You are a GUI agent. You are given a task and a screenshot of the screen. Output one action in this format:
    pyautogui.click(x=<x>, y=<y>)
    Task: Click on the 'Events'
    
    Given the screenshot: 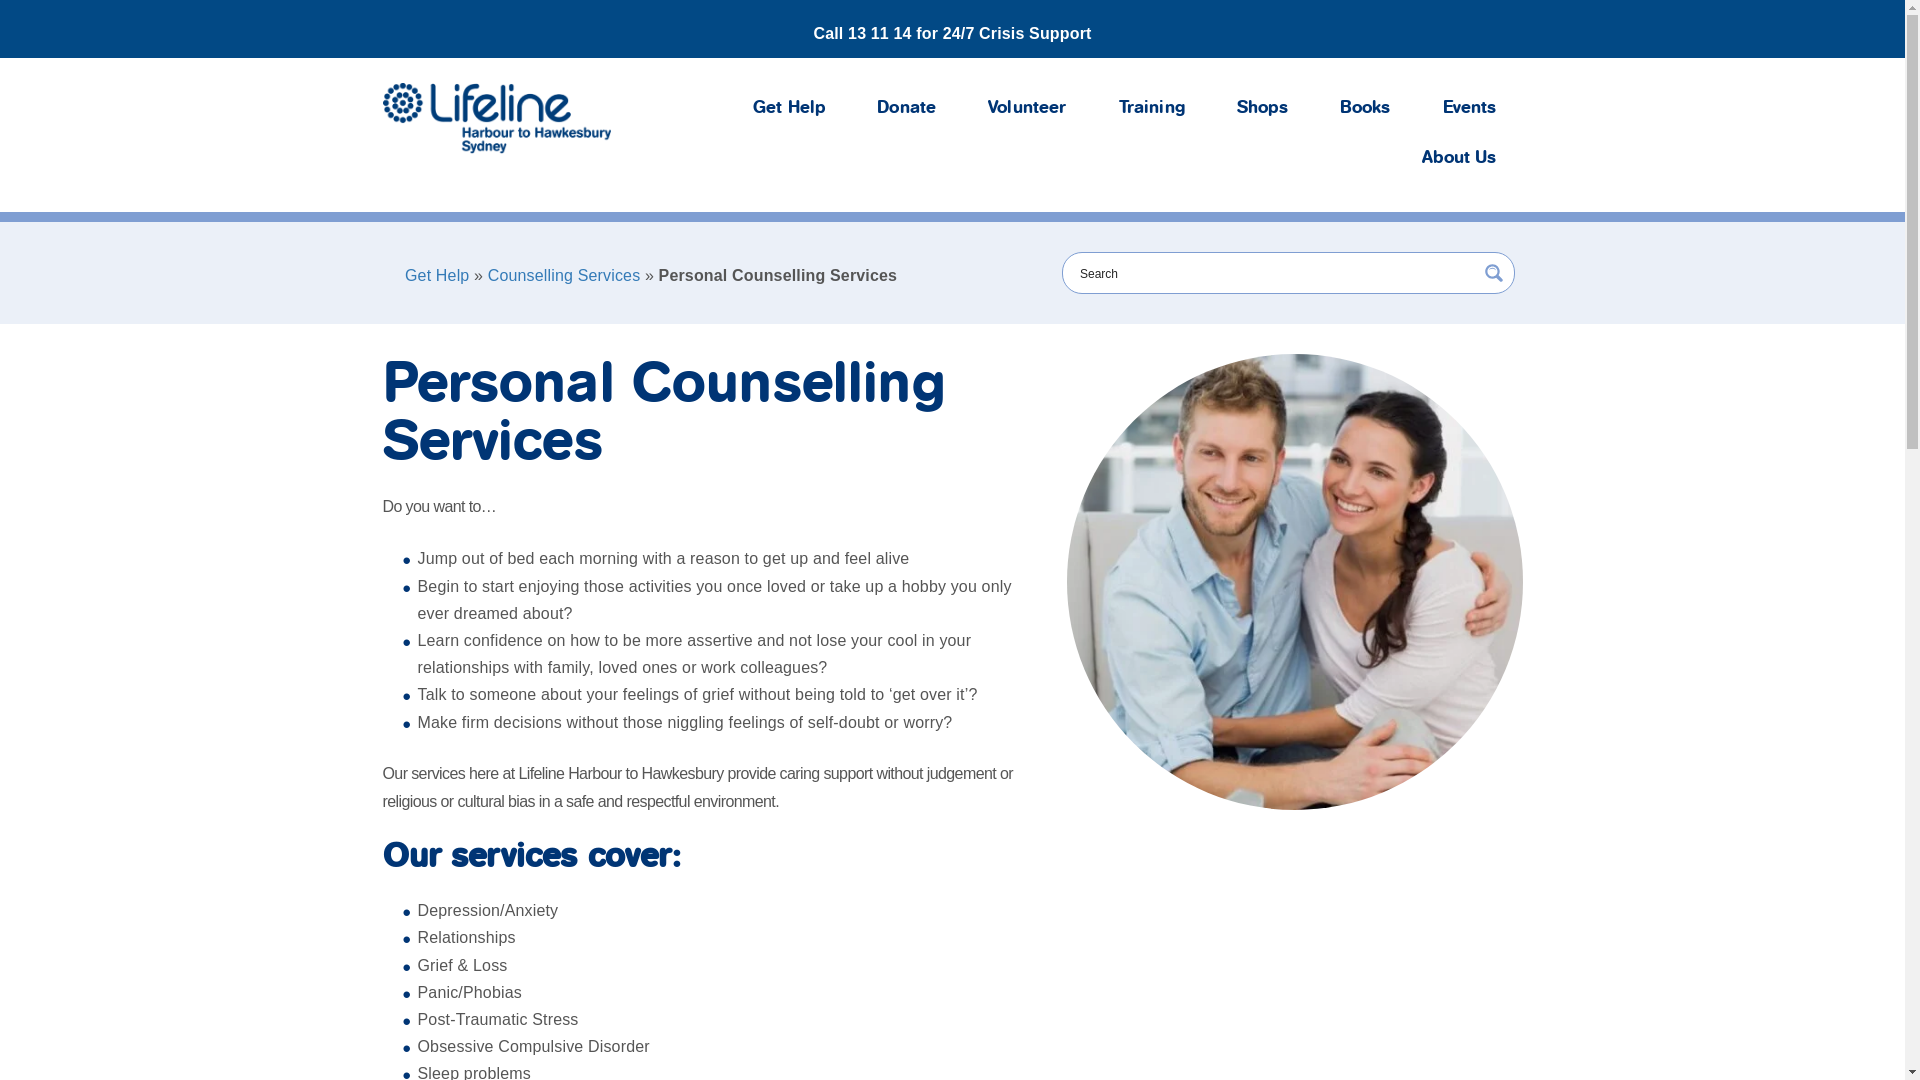 What is the action you would take?
    pyautogui.click(x=1469, y=108)
    